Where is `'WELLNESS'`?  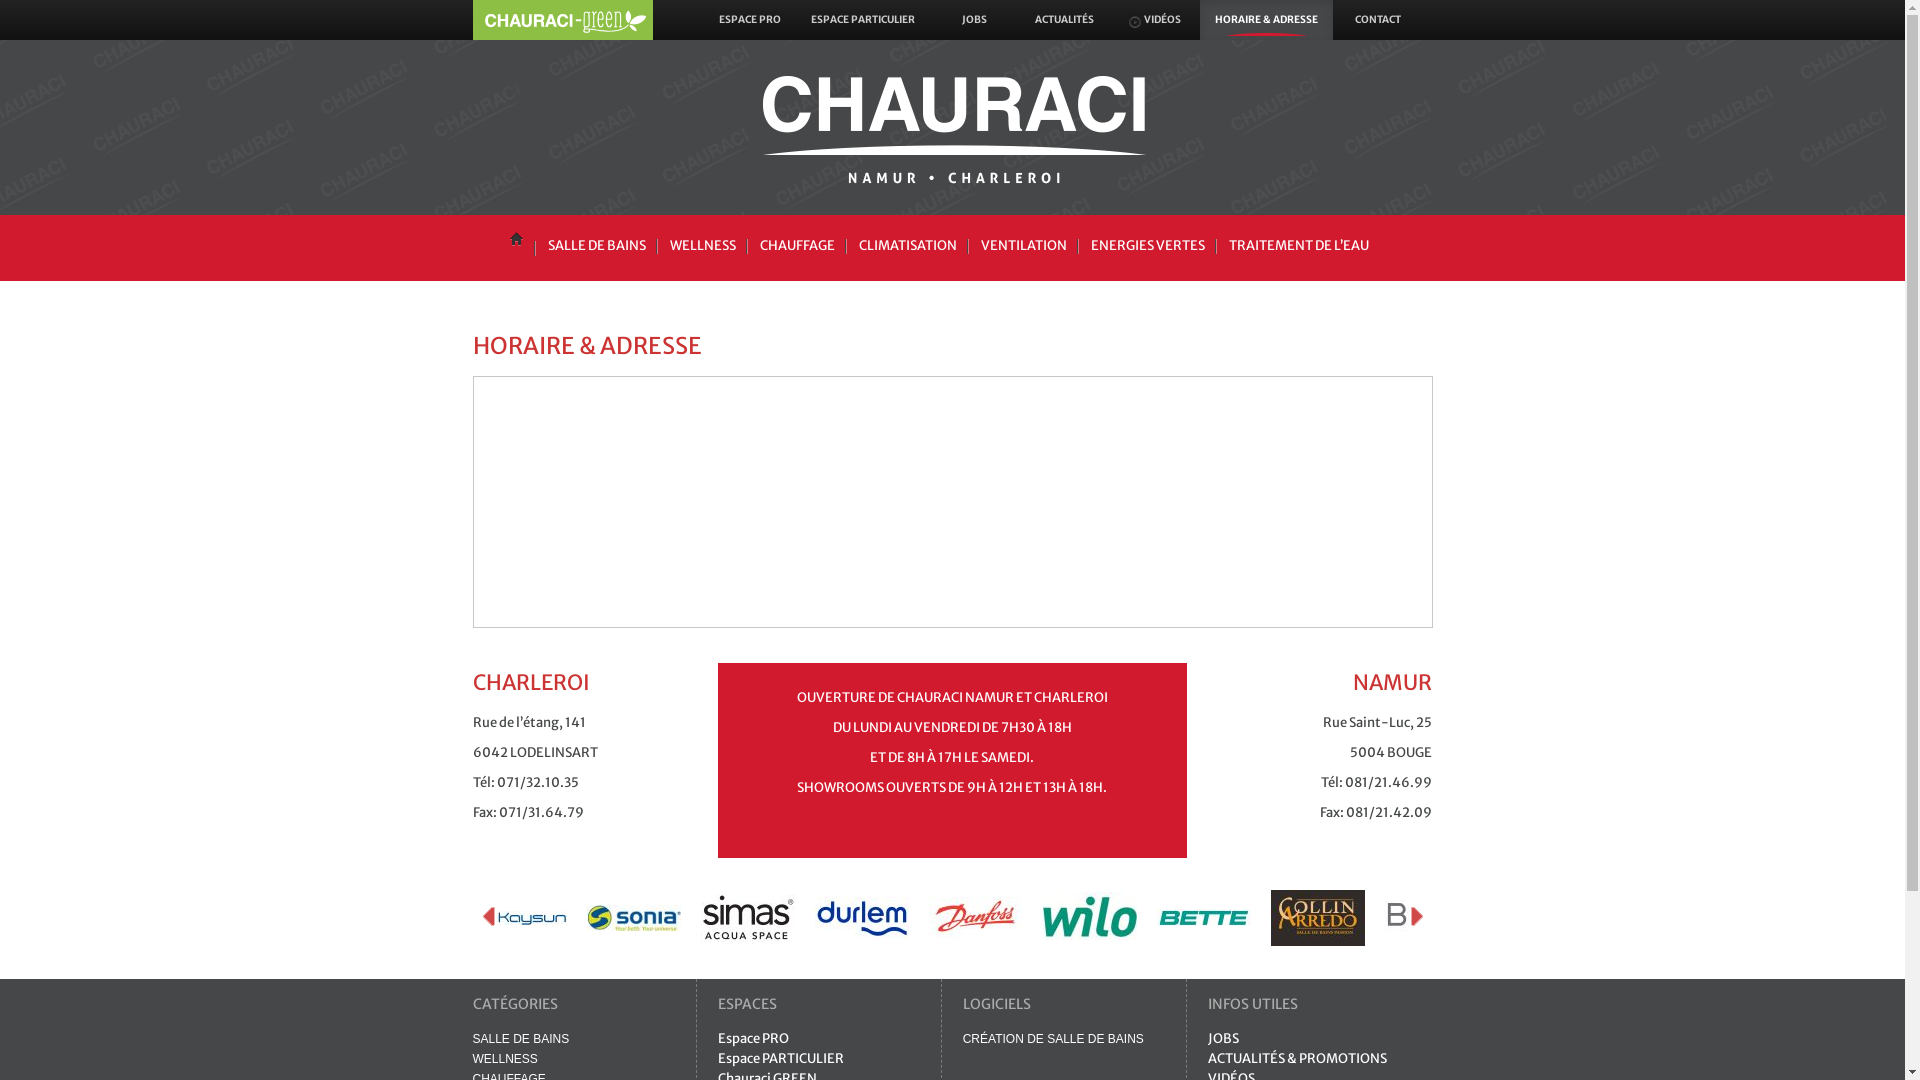
'WELLNESS' is located at coordinates (470, 1058).